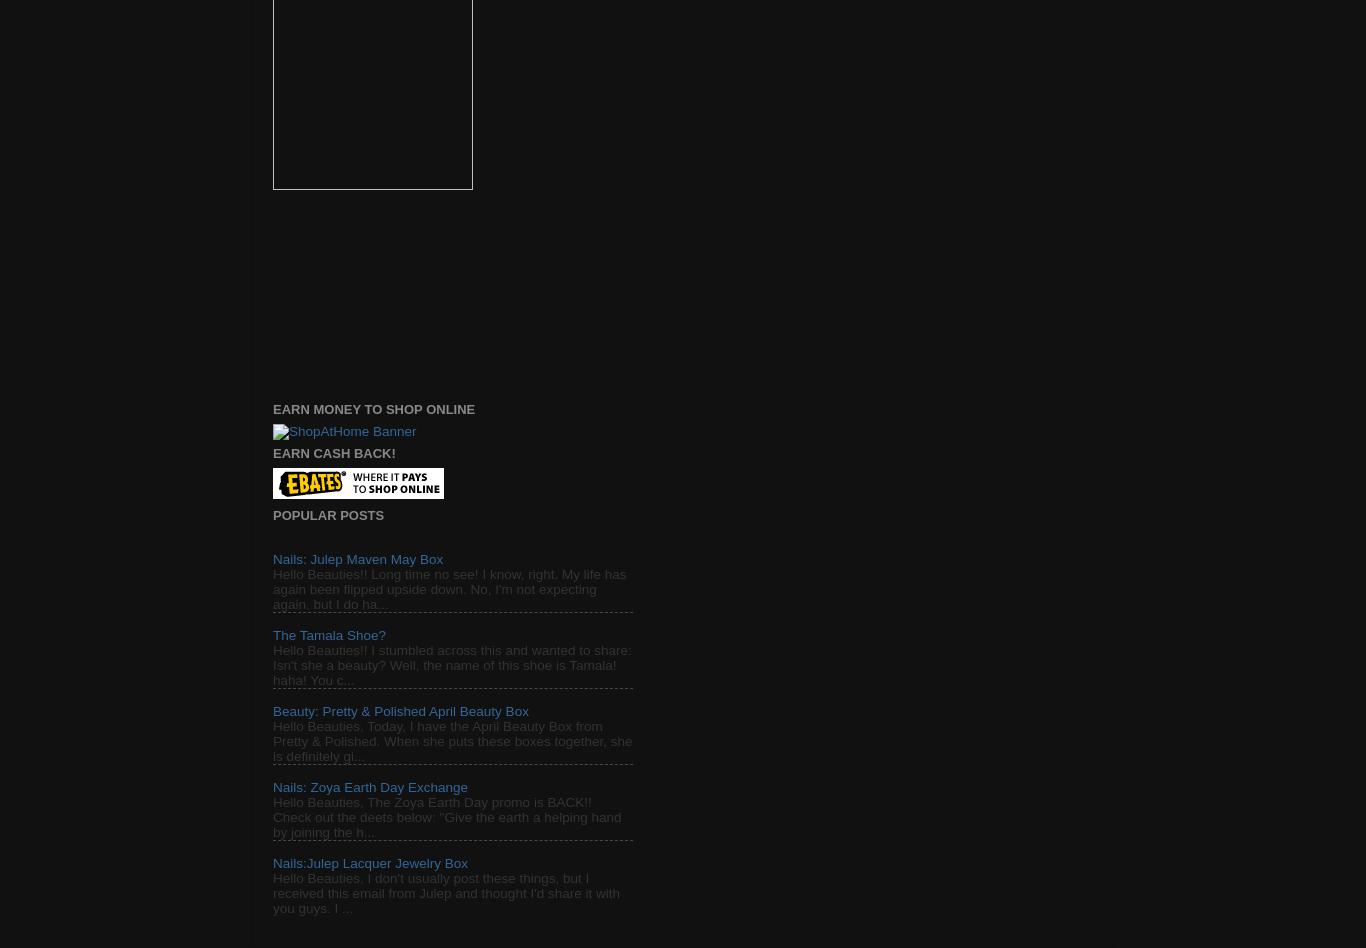 The image size is (1366, 948). What do you see at coordinates (273, 558) in the screenshot?
I see `'Nails: Julep Maven May Box'` at bounding box center [273, 558].